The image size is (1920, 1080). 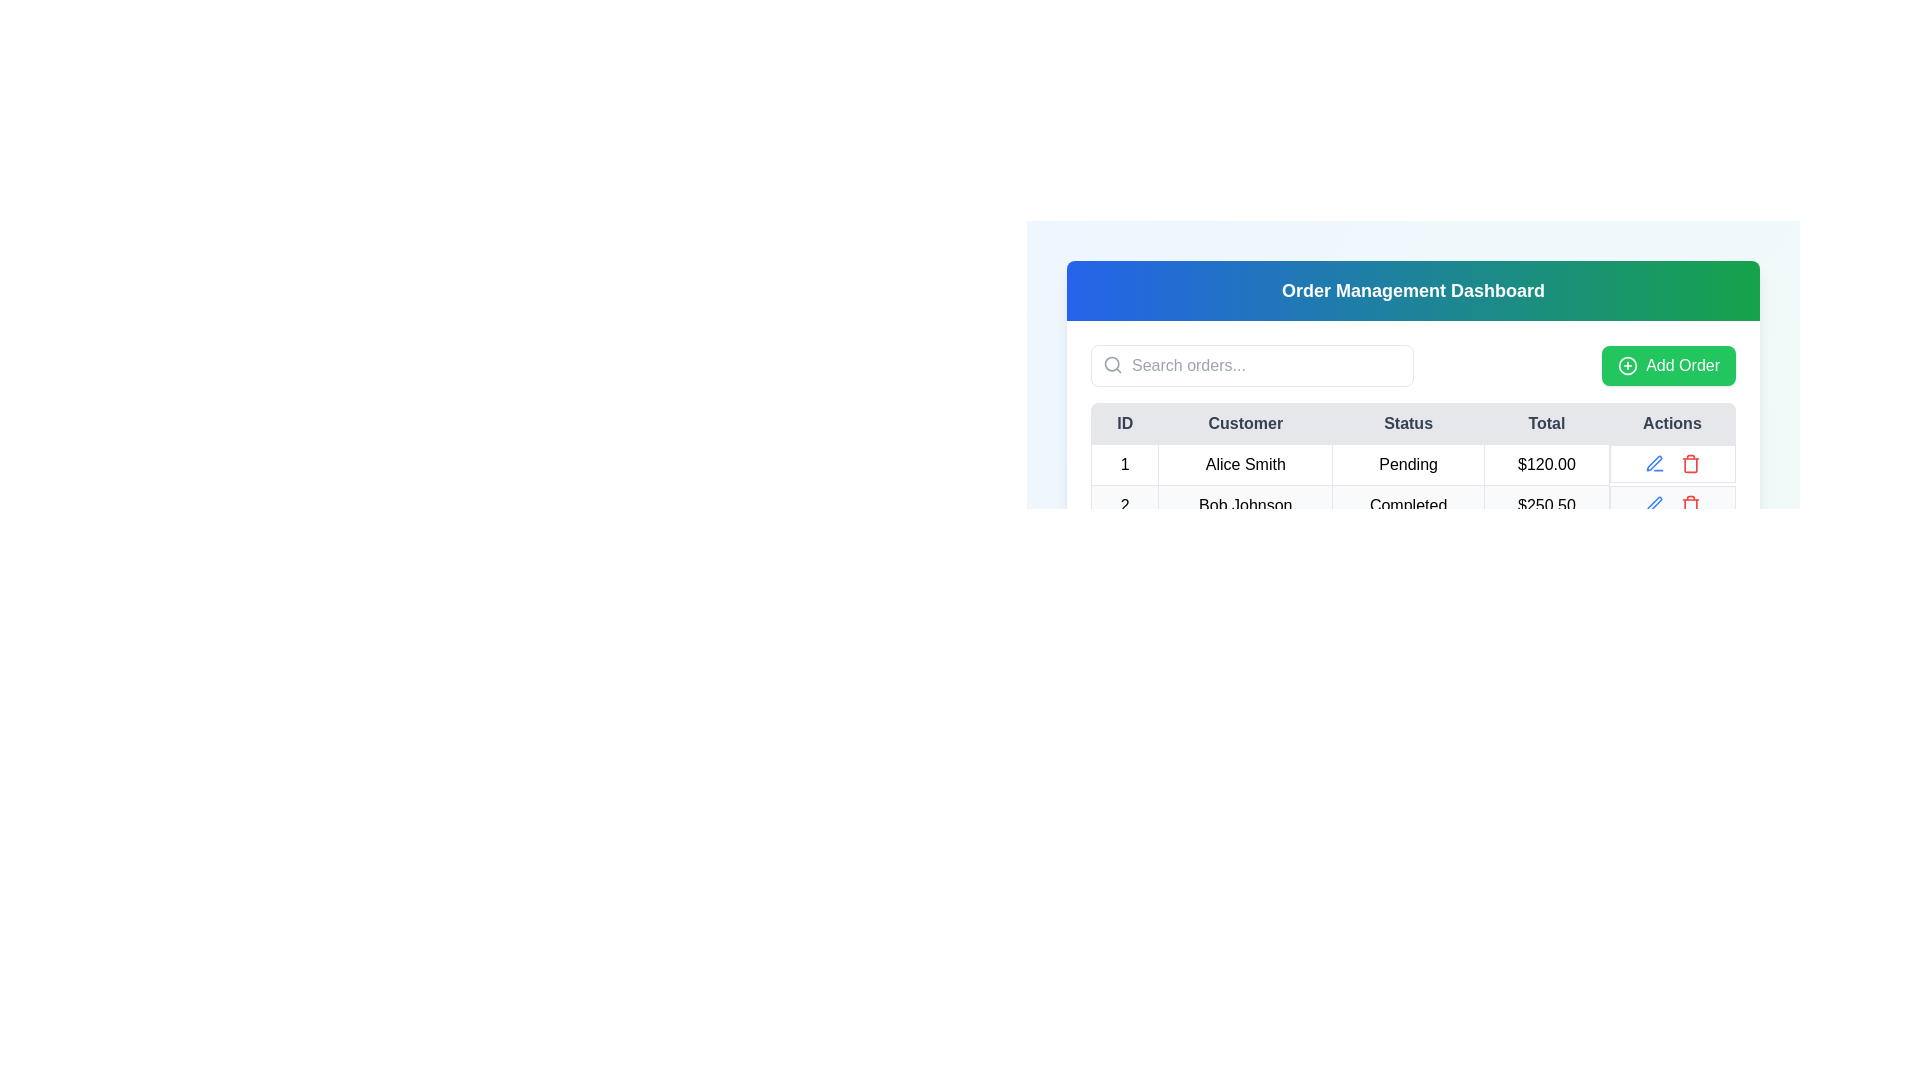 What do you see at coordinates (1244, 423) in the screenshot?
I see `the 'Customer' label, which is a bold text component on a light gray background, located between the 'ID' and 'Status' labels in a table-like structure` at bounding box center [1244, 423].